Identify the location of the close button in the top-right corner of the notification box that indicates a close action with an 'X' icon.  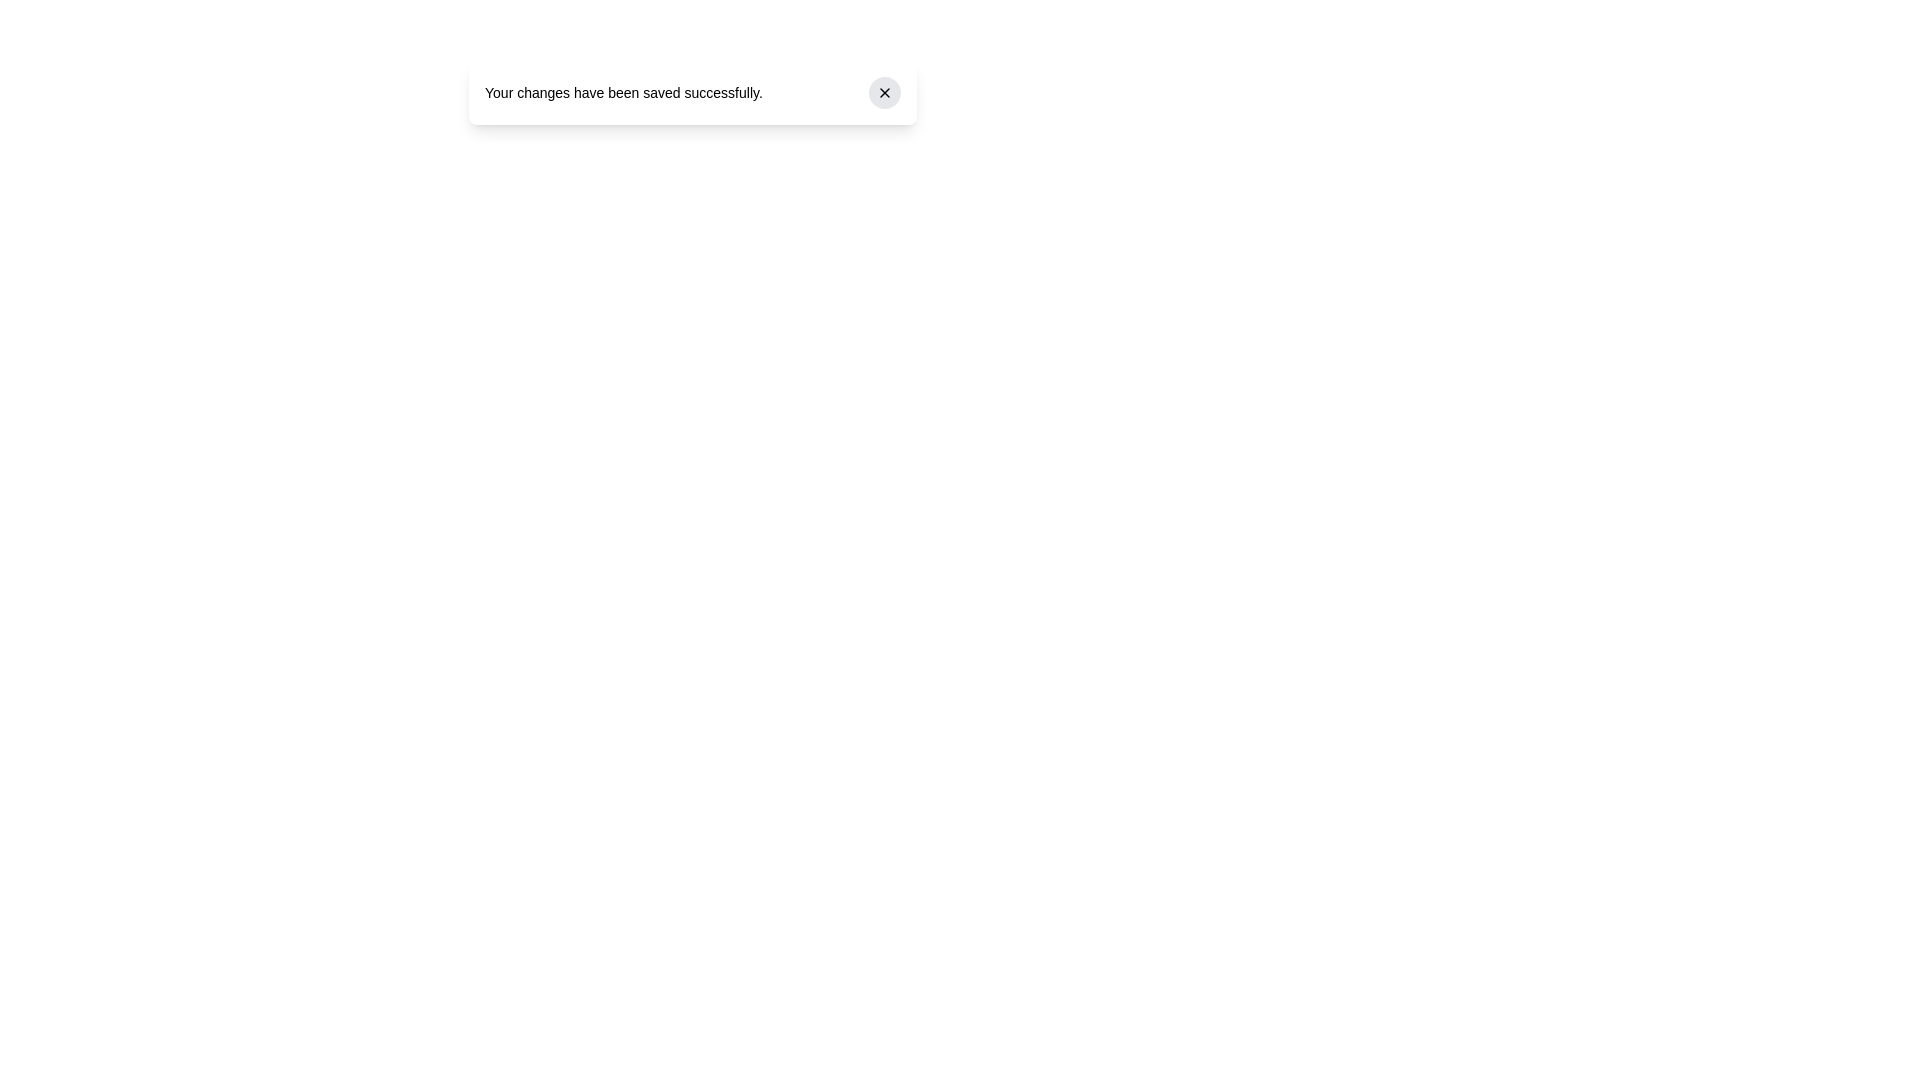
(883, 92).